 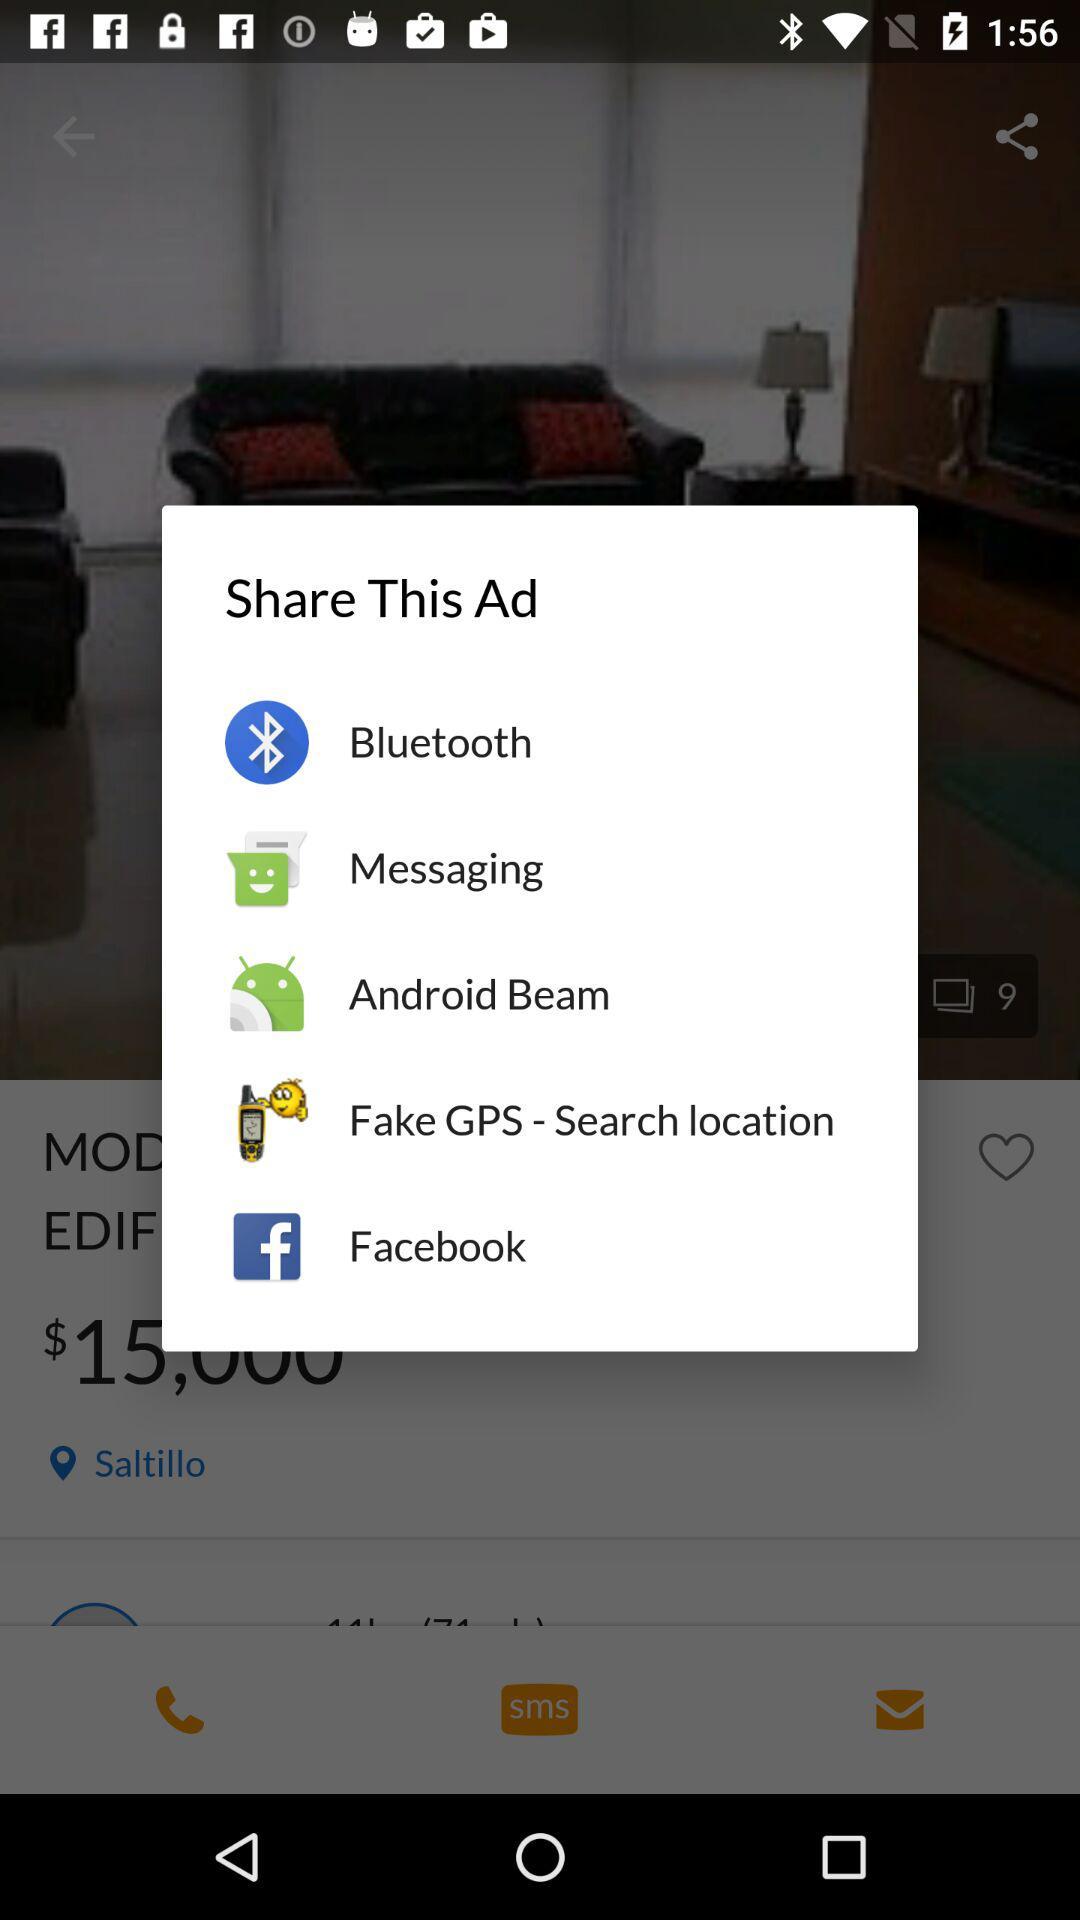 I want to click on item below fake gps search item, so click(x=600, y=1245).